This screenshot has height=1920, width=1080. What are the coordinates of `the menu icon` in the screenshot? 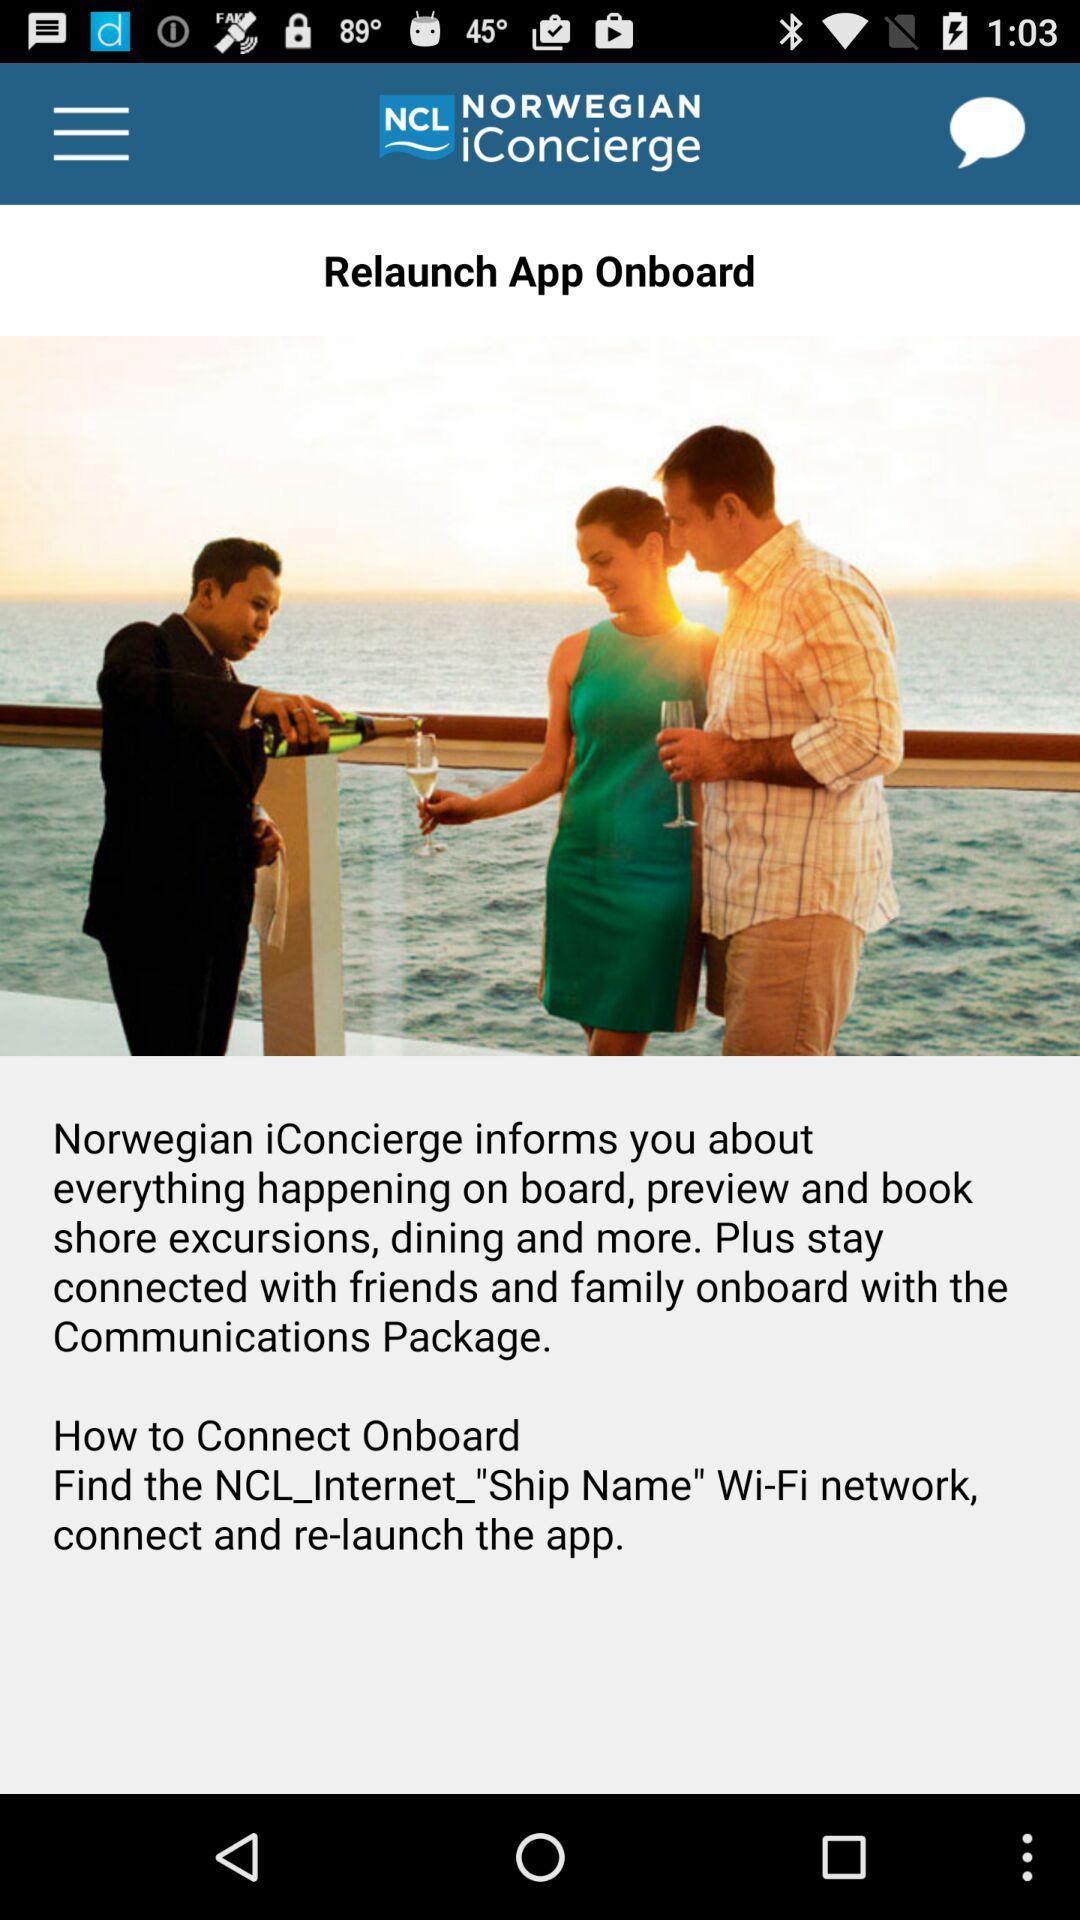 It's located at (91, 142).